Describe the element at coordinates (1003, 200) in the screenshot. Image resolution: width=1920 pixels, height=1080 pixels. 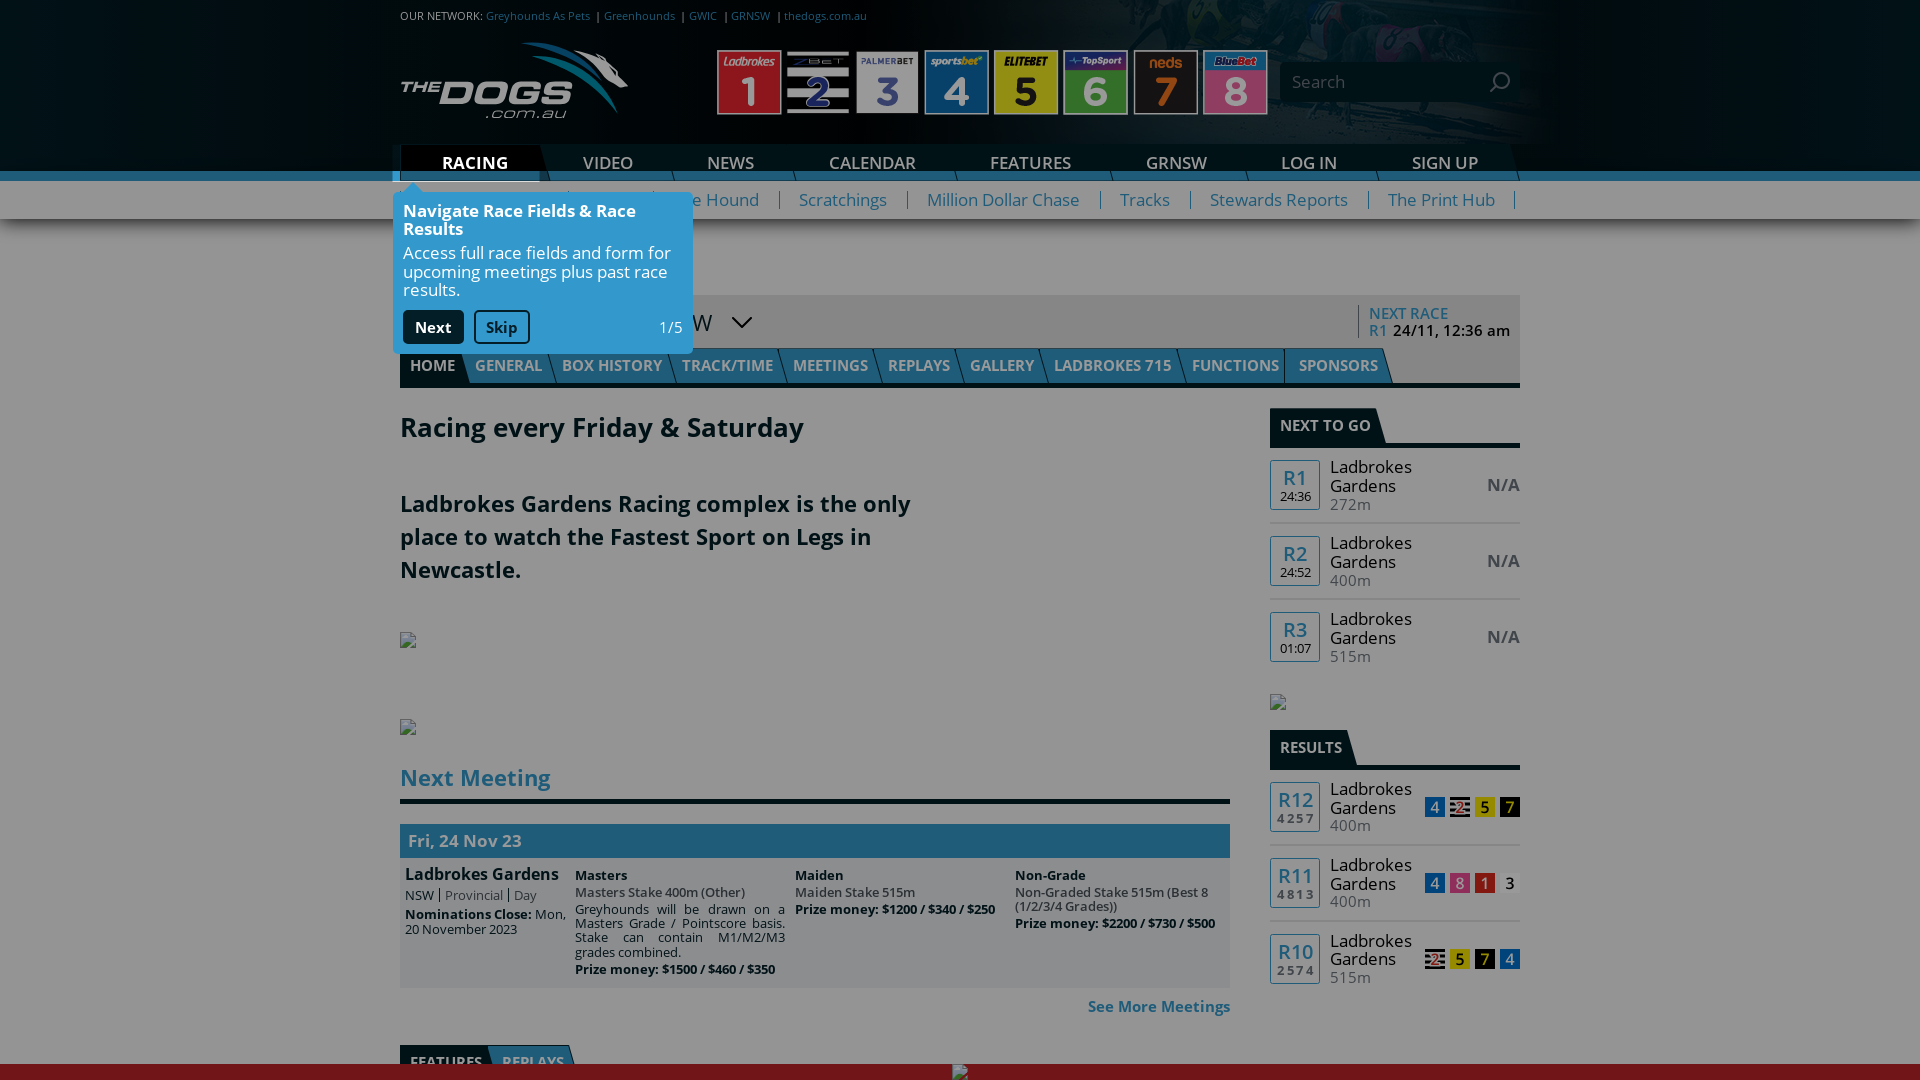
I see `'Million Dollar Chase'` at that location.